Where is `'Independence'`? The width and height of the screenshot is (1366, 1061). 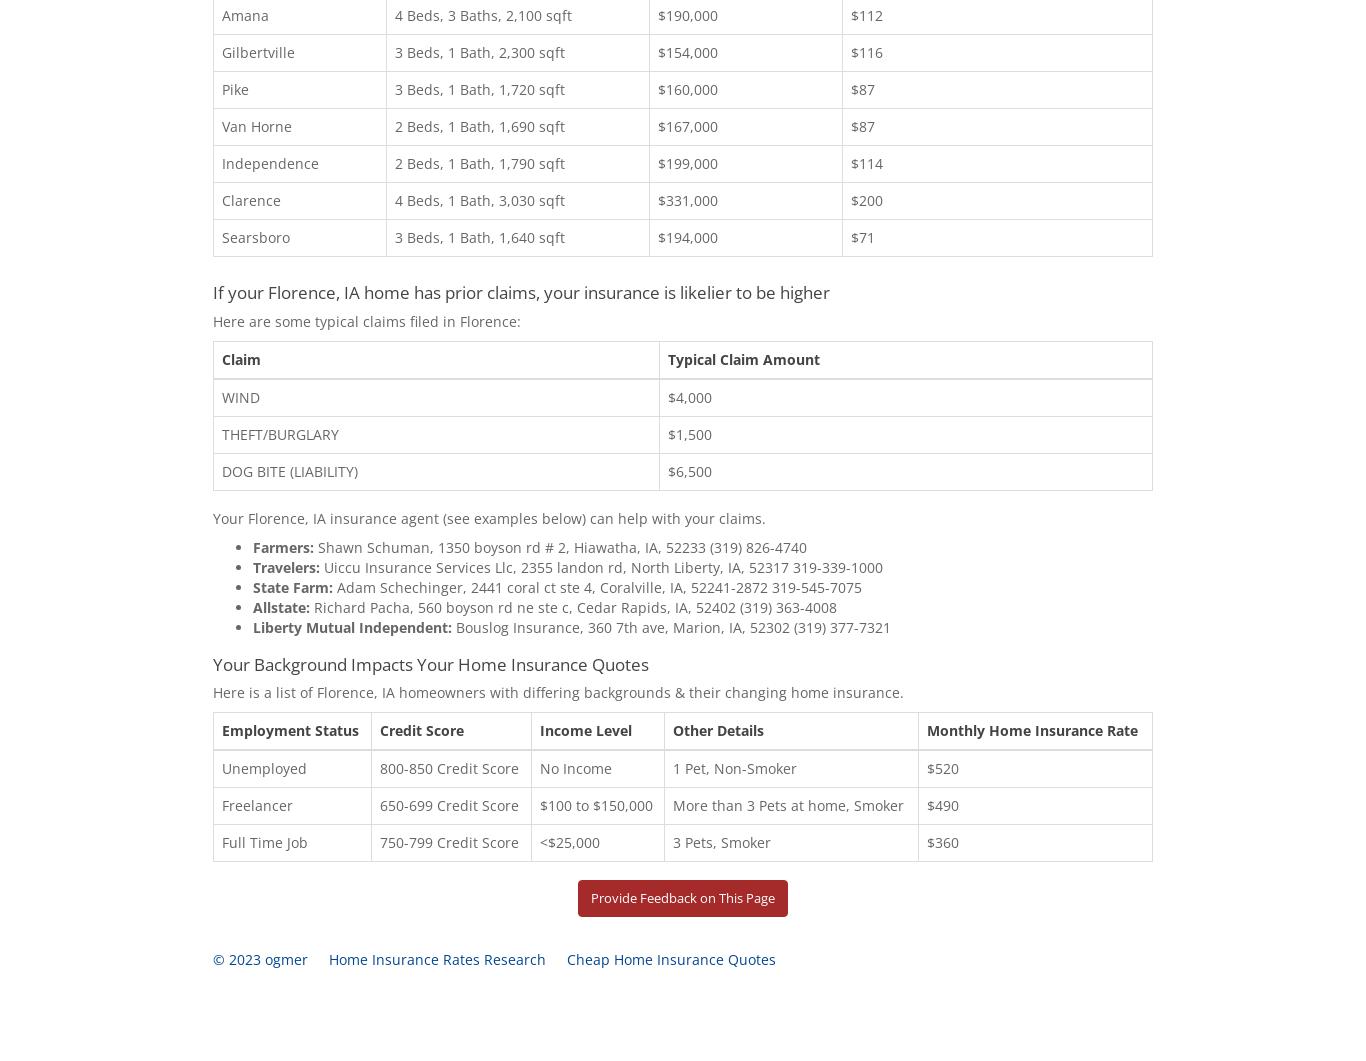
'Independence' is located at coordinates (270, 162).